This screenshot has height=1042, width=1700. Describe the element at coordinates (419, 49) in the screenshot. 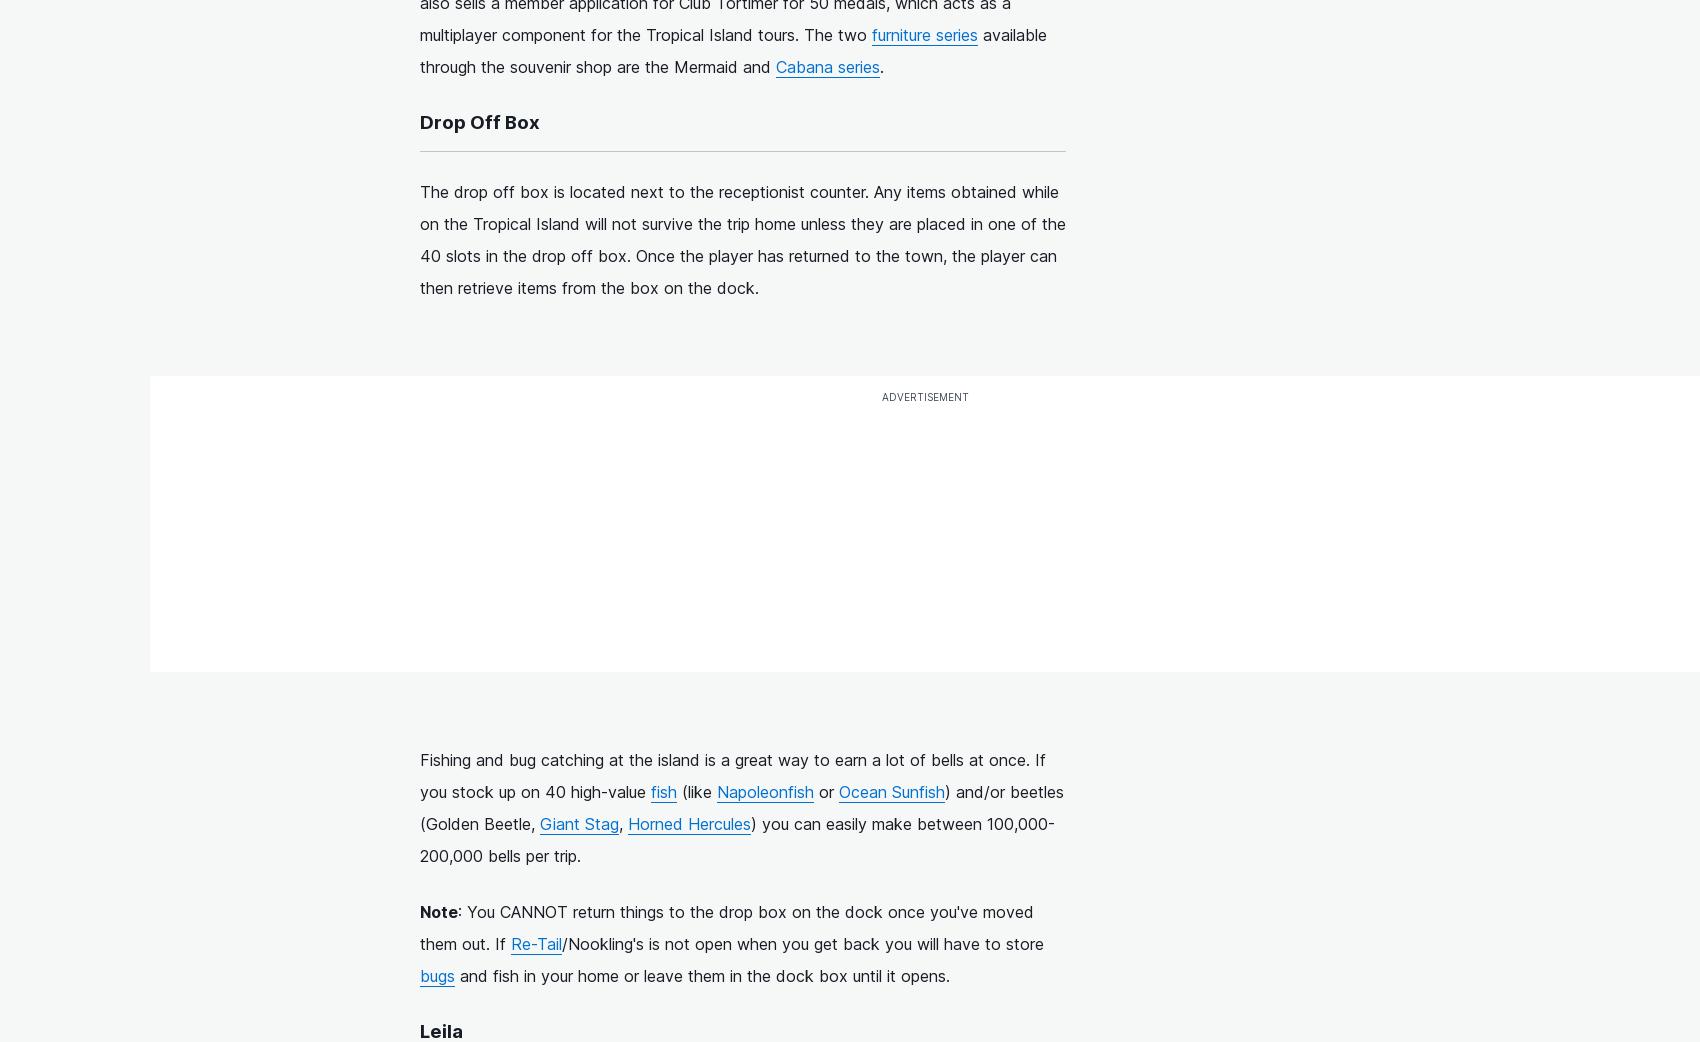

I see `'available through the souvenir shop are the Mermaid and'` at that location.